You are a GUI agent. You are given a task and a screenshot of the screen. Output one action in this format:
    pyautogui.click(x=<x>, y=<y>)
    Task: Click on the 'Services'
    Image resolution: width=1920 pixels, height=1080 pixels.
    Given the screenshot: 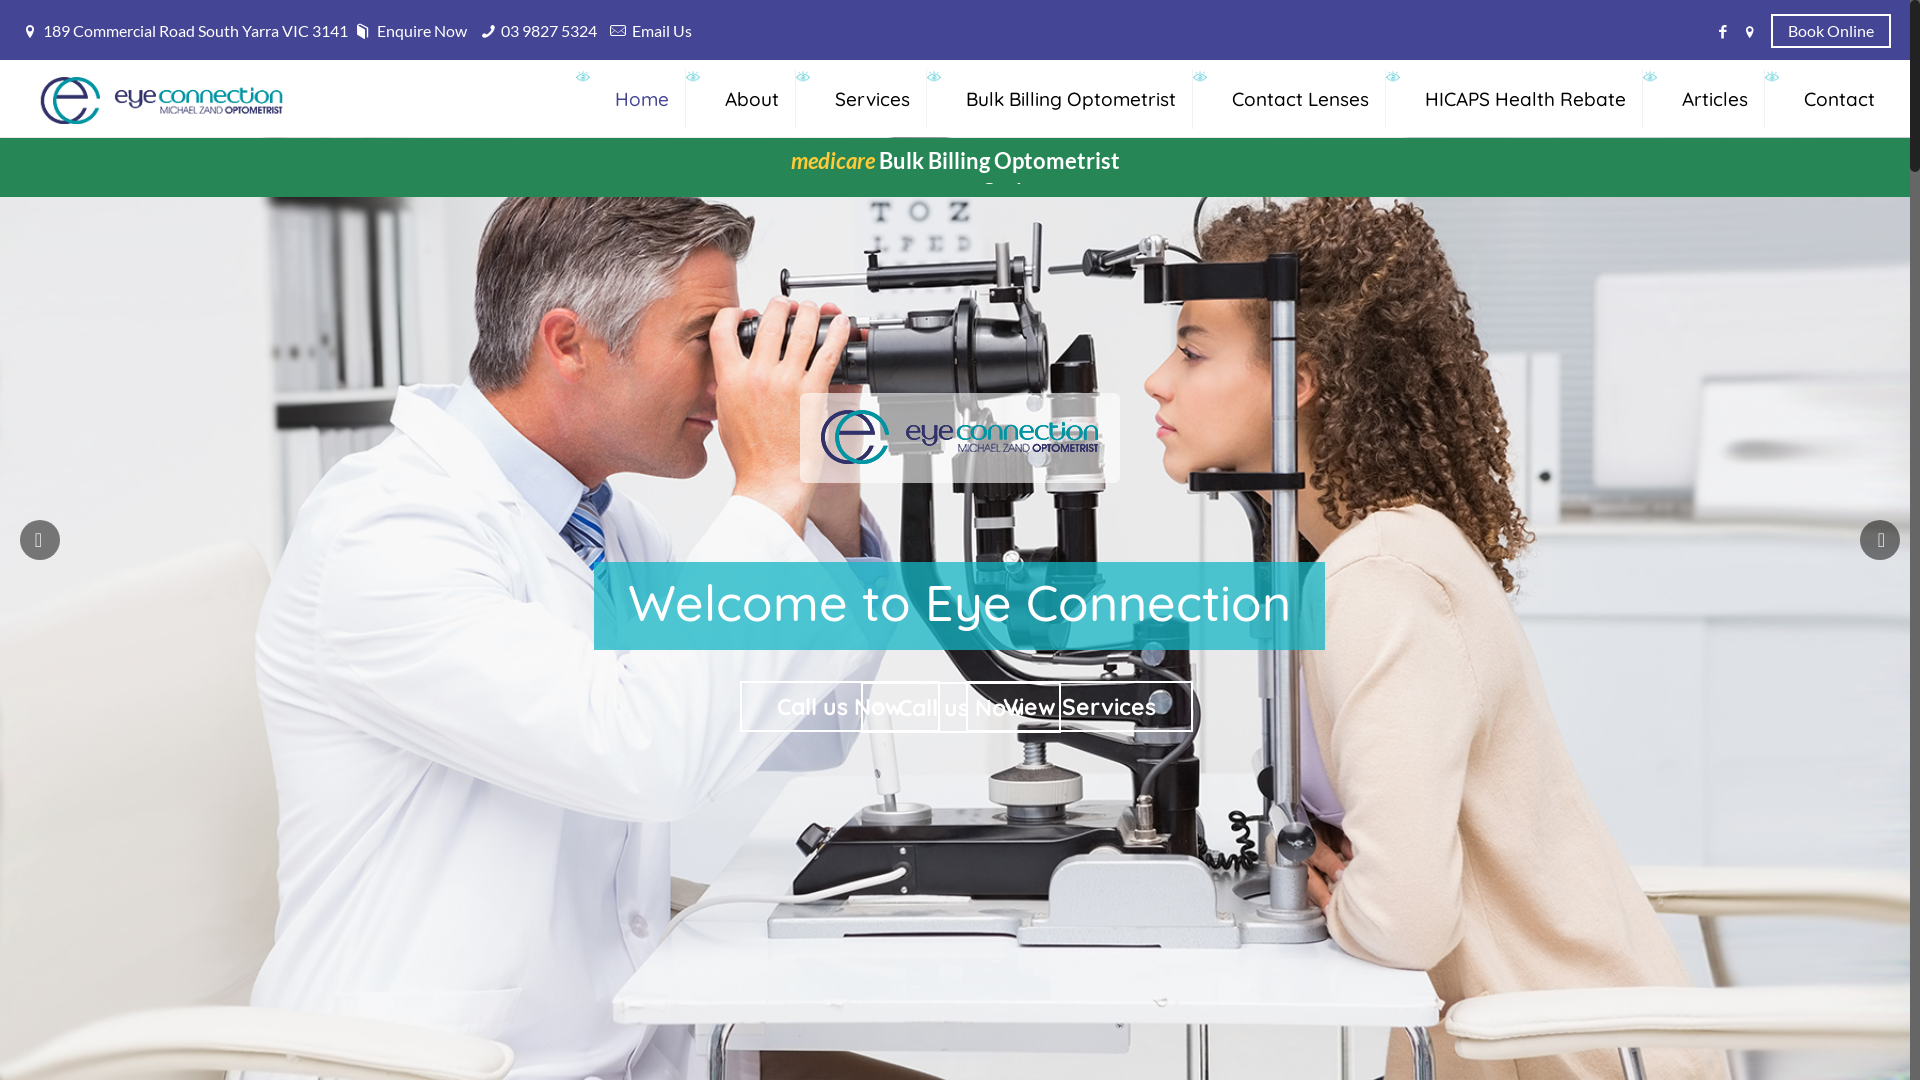 What is the action you would take?
    pyautogui.click(x=873, y=98)
    